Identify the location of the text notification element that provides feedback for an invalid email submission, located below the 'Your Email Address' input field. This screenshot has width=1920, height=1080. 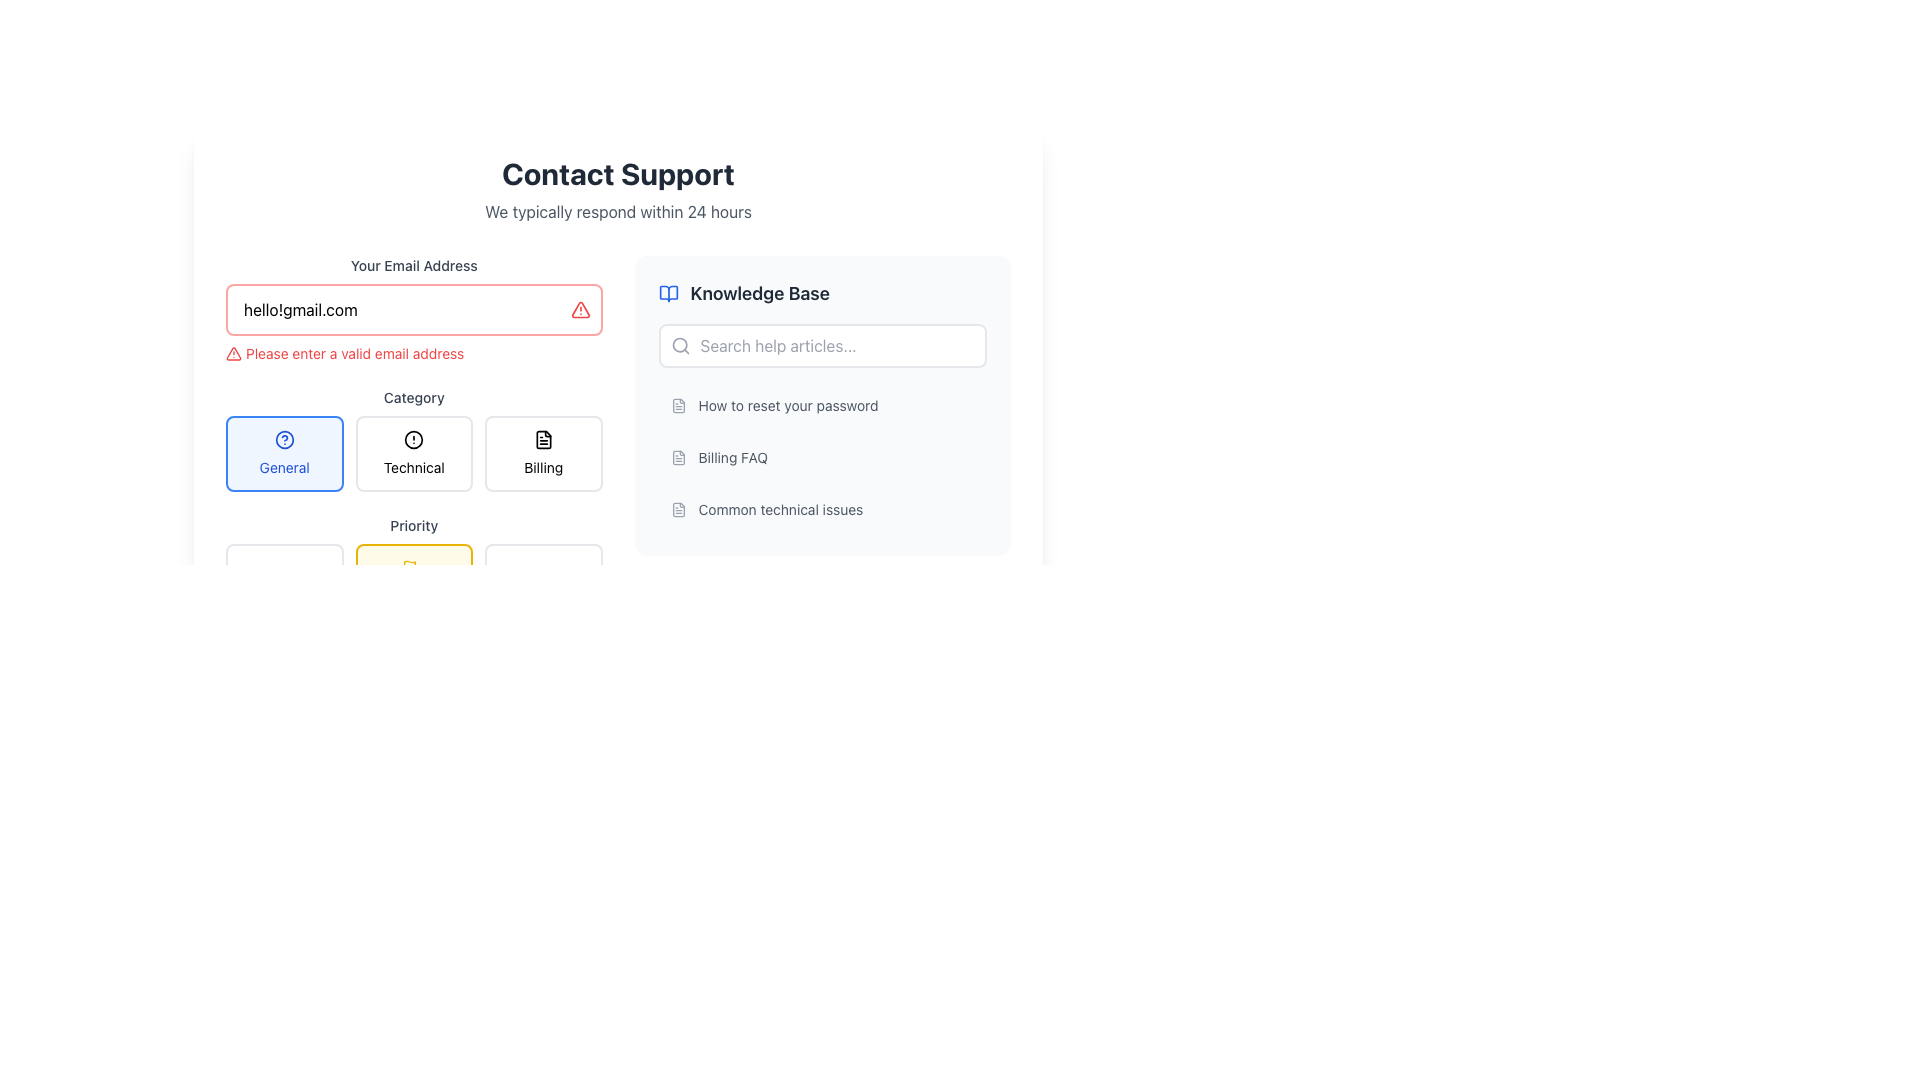
(413, 353).